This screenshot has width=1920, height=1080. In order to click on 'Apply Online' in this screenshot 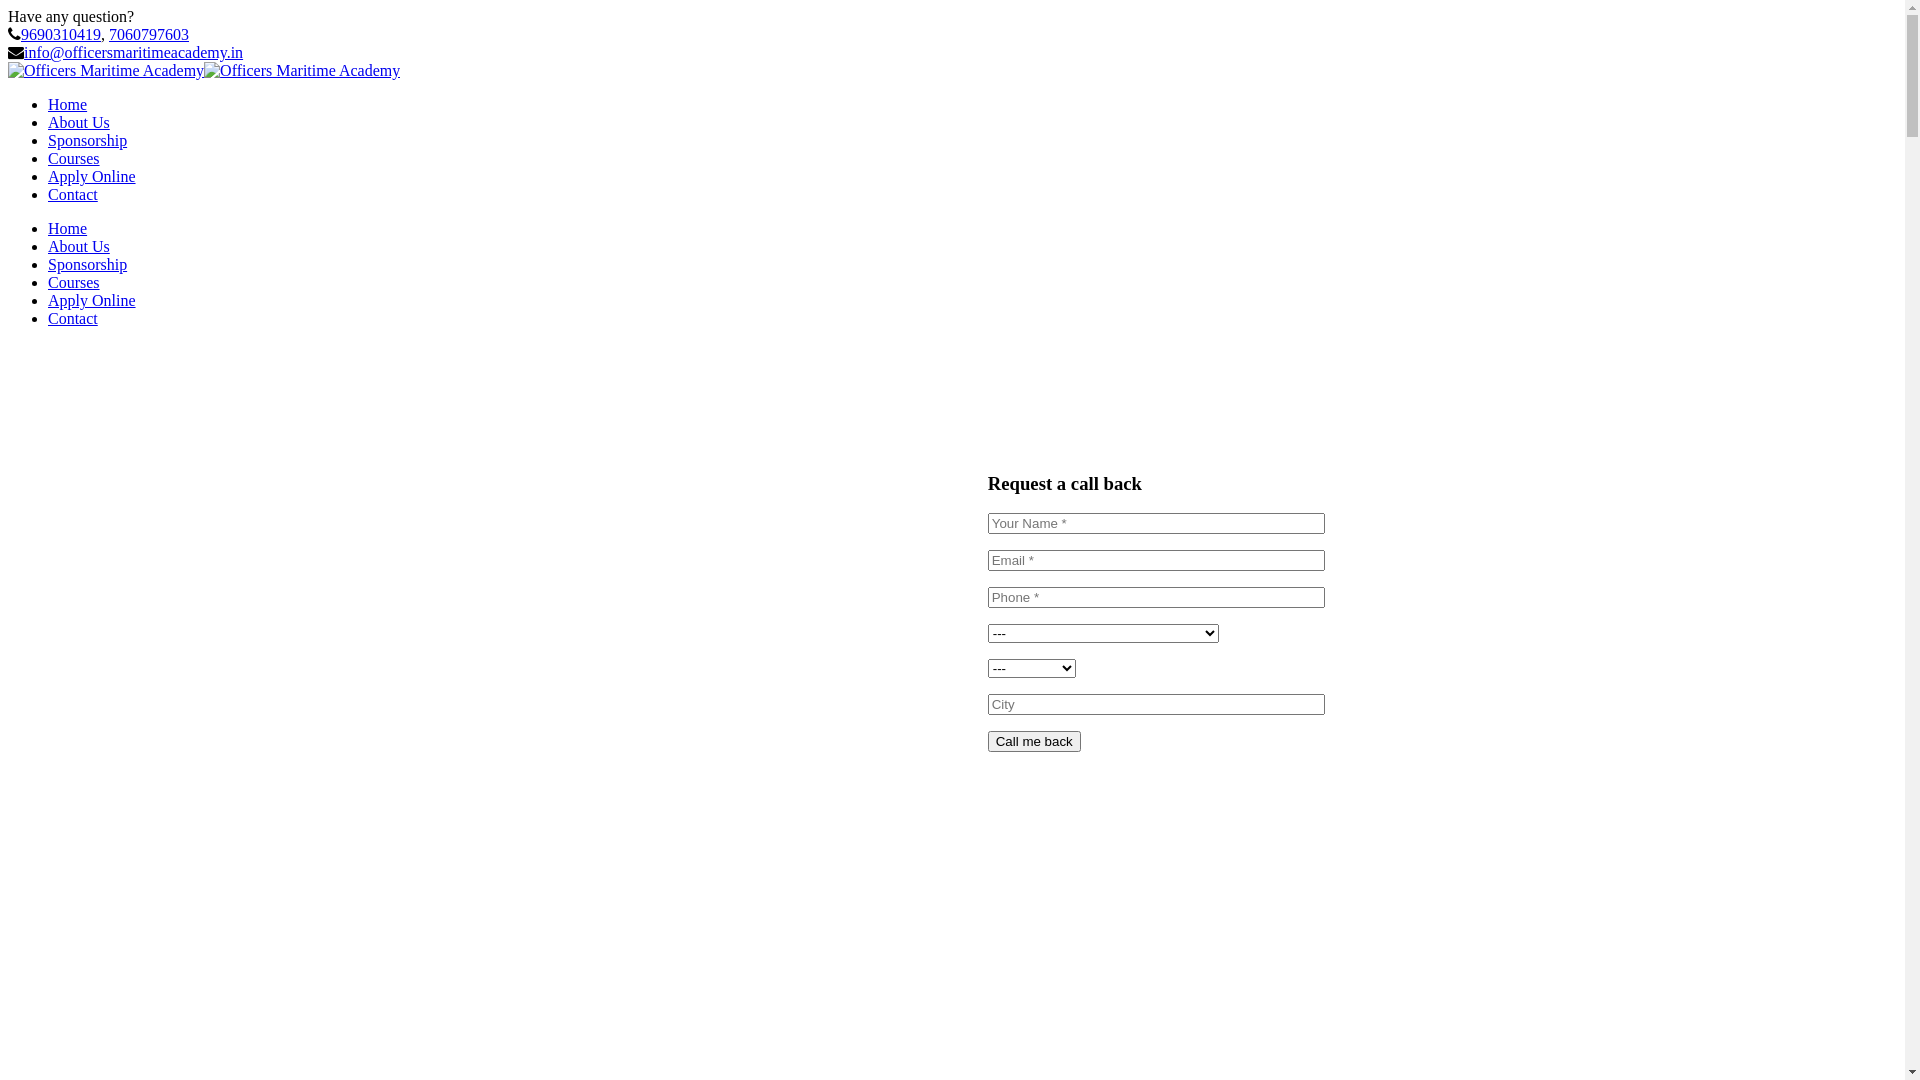, I will do `click(48, 300)`.